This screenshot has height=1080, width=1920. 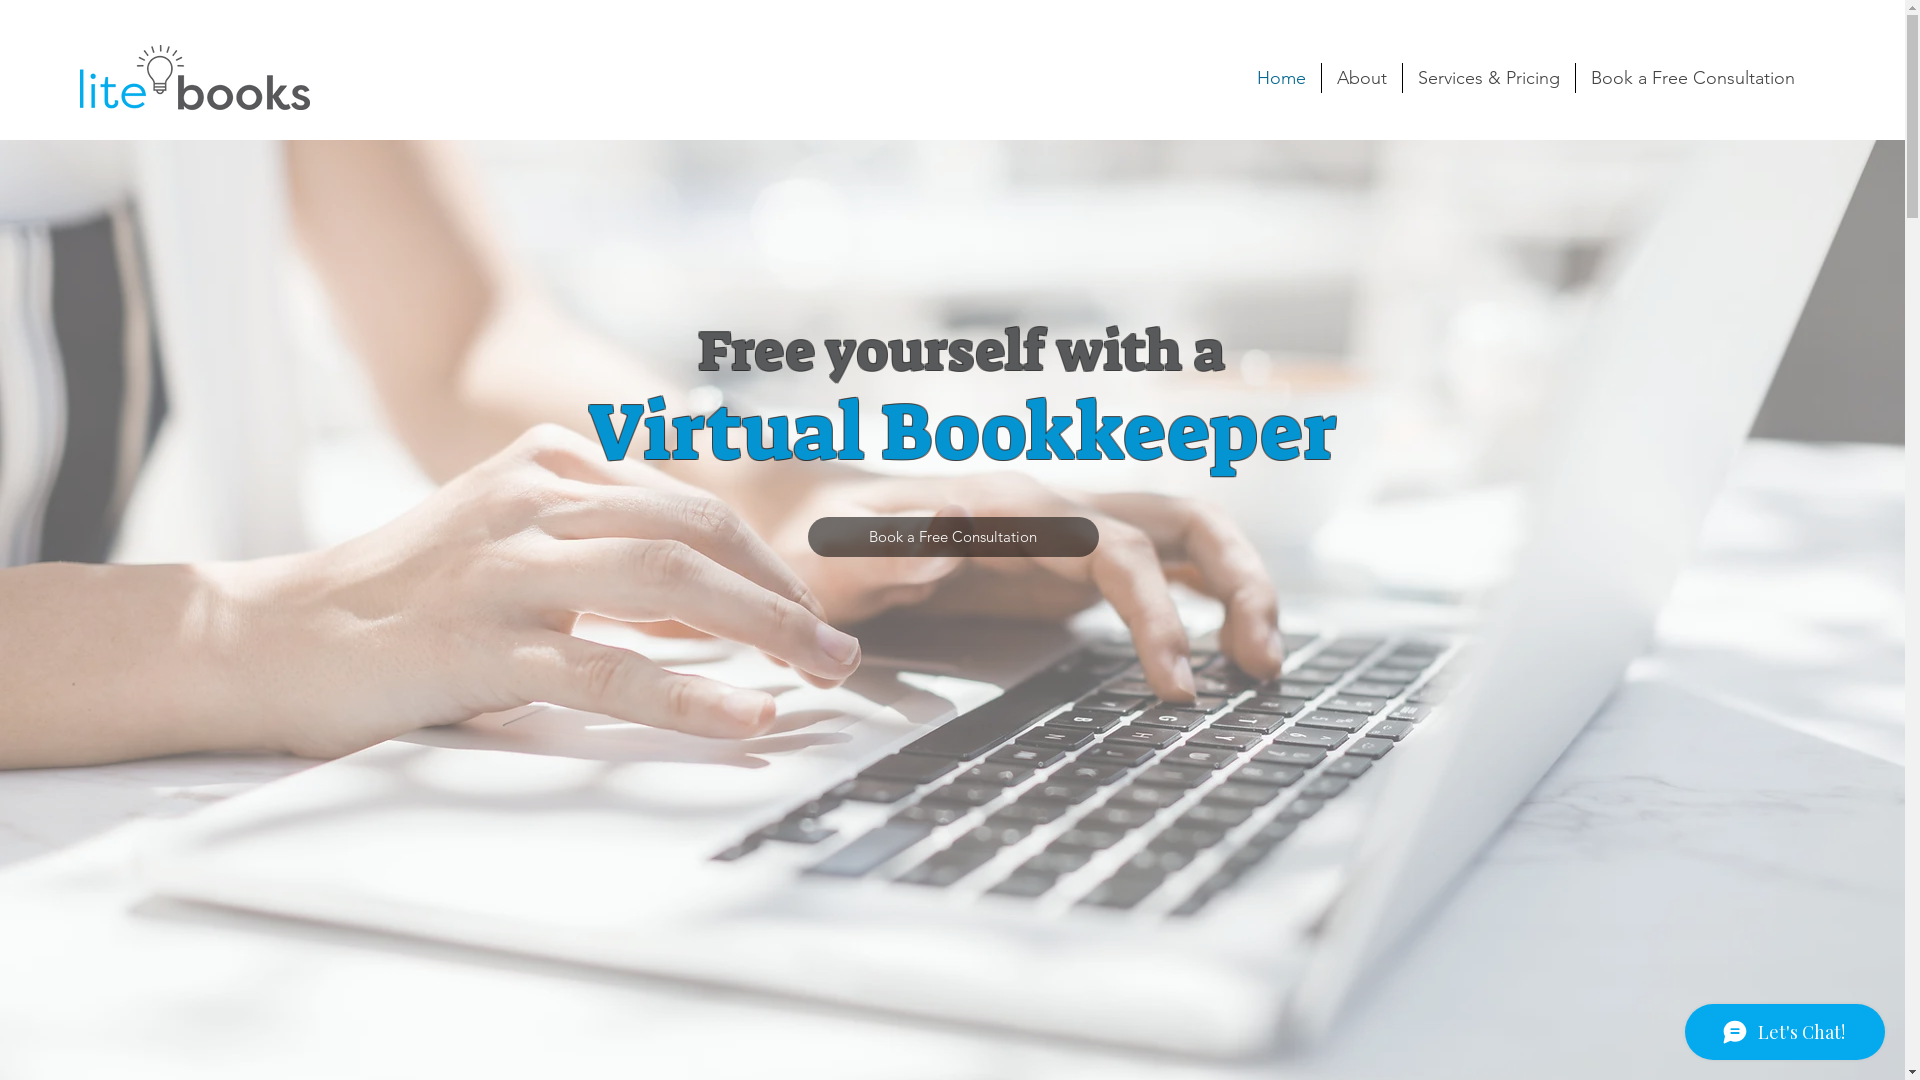 I want to click on 'About', so click(x=1361, y=76).